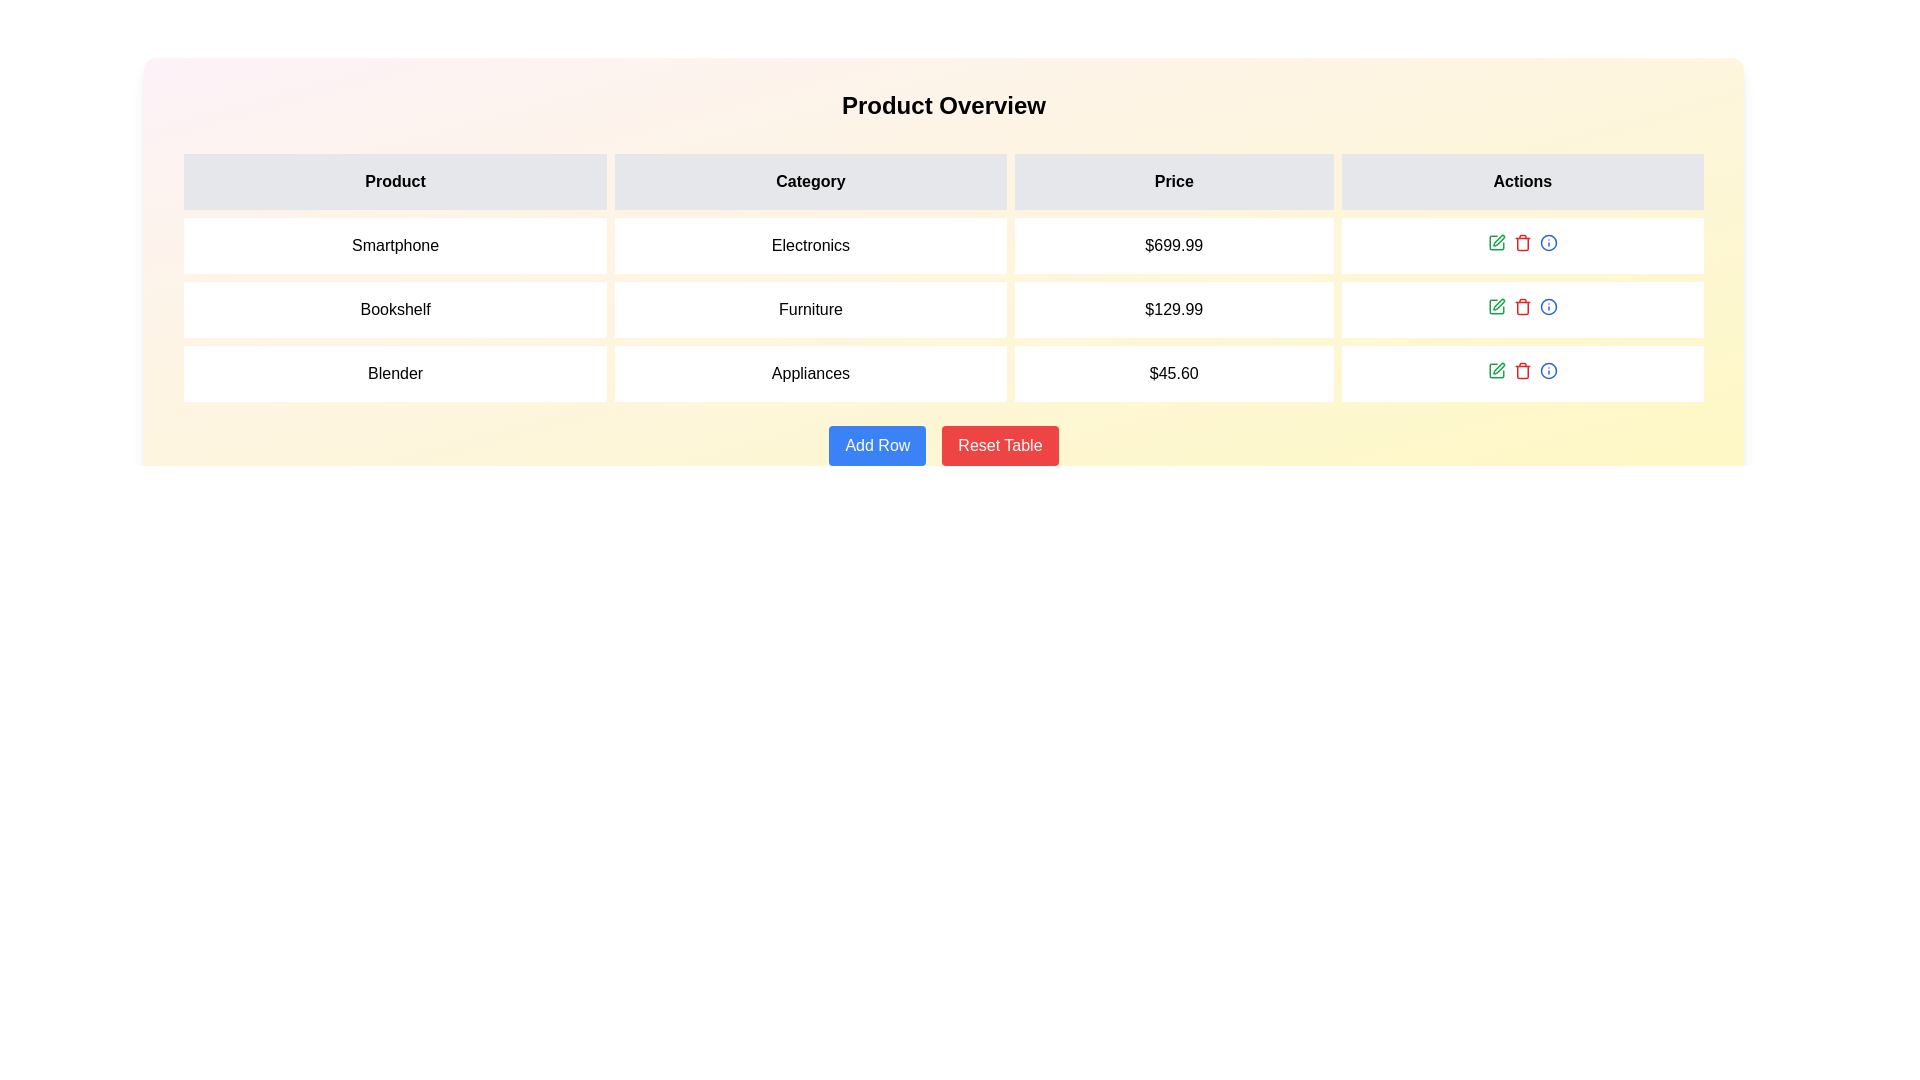  I want to click on red pen icon button located in the 'Actions' column of the last row in the 'Product Overview' table for accessibility information, so click(1498, 367).